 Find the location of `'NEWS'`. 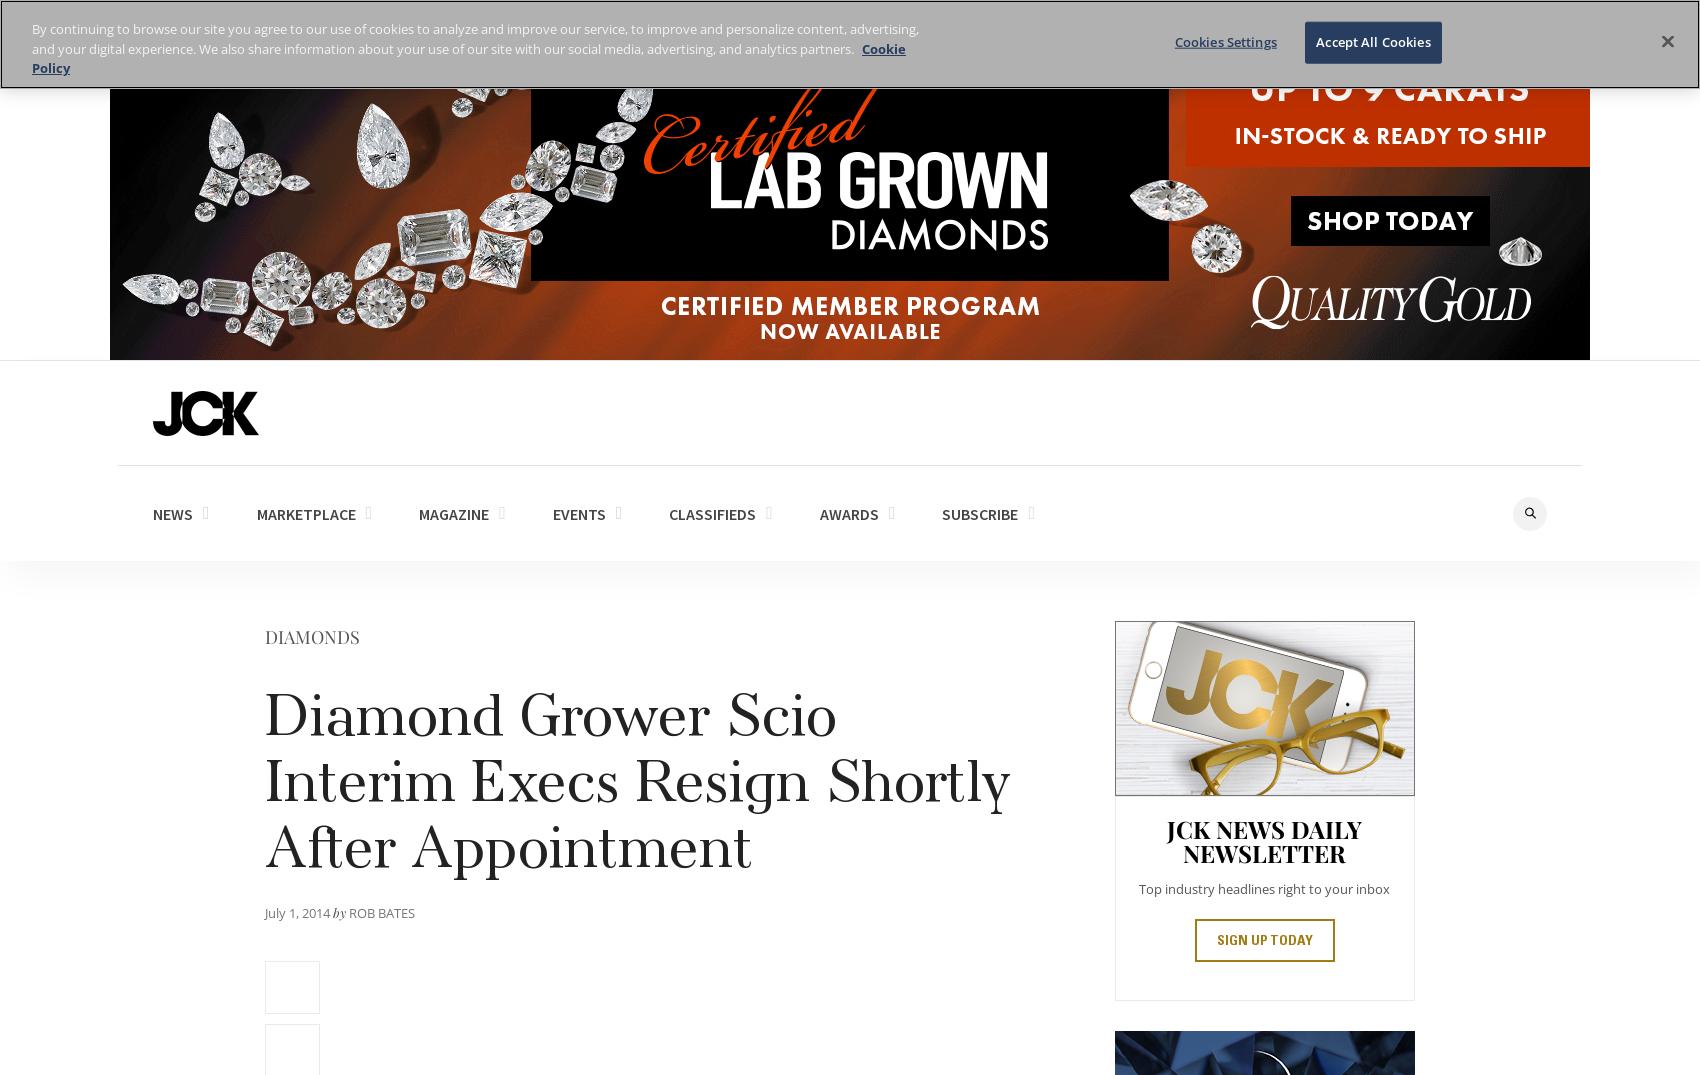

'NEWS' is located at coordinates (172, 511).